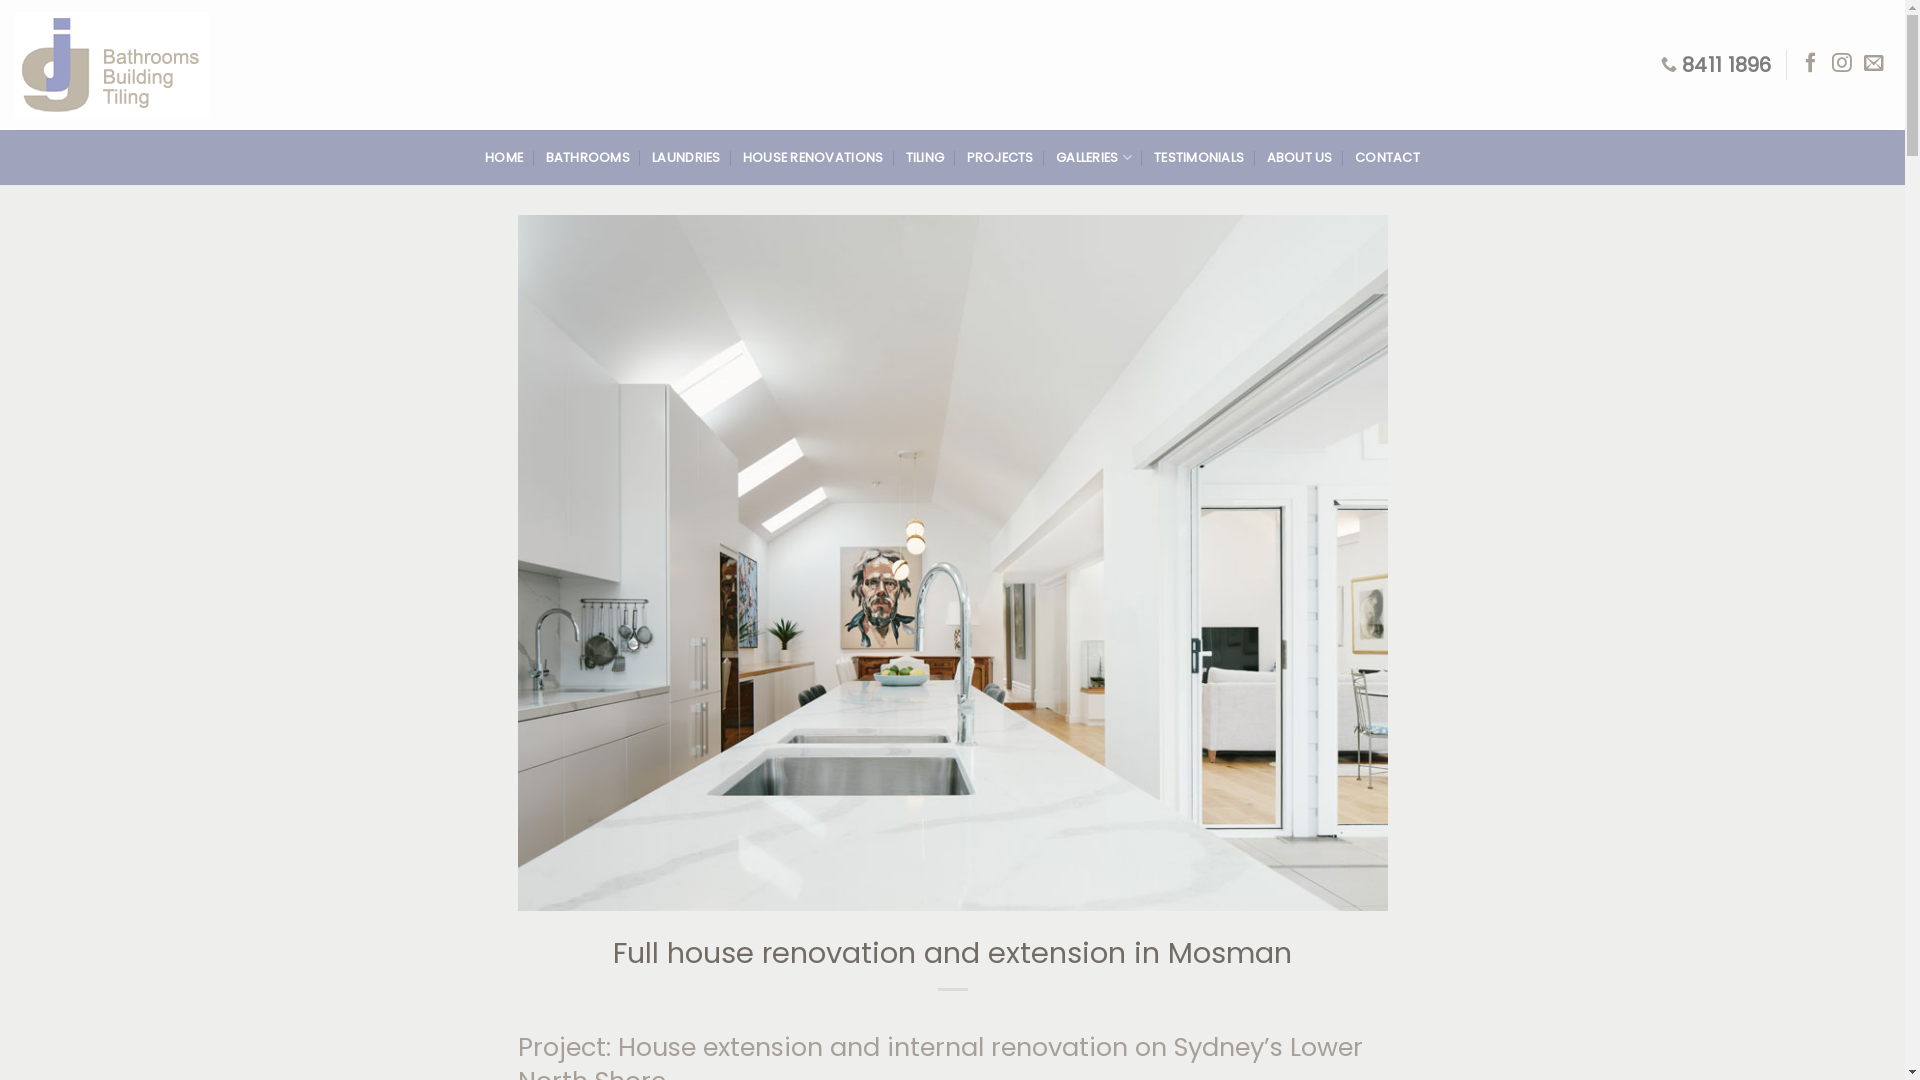 The image size is (1920, 1080). What do you see at coordinates (1841, 63) in the screenshot?
I see `'Follow on Instagram'` at bounding box center [1841, 63].